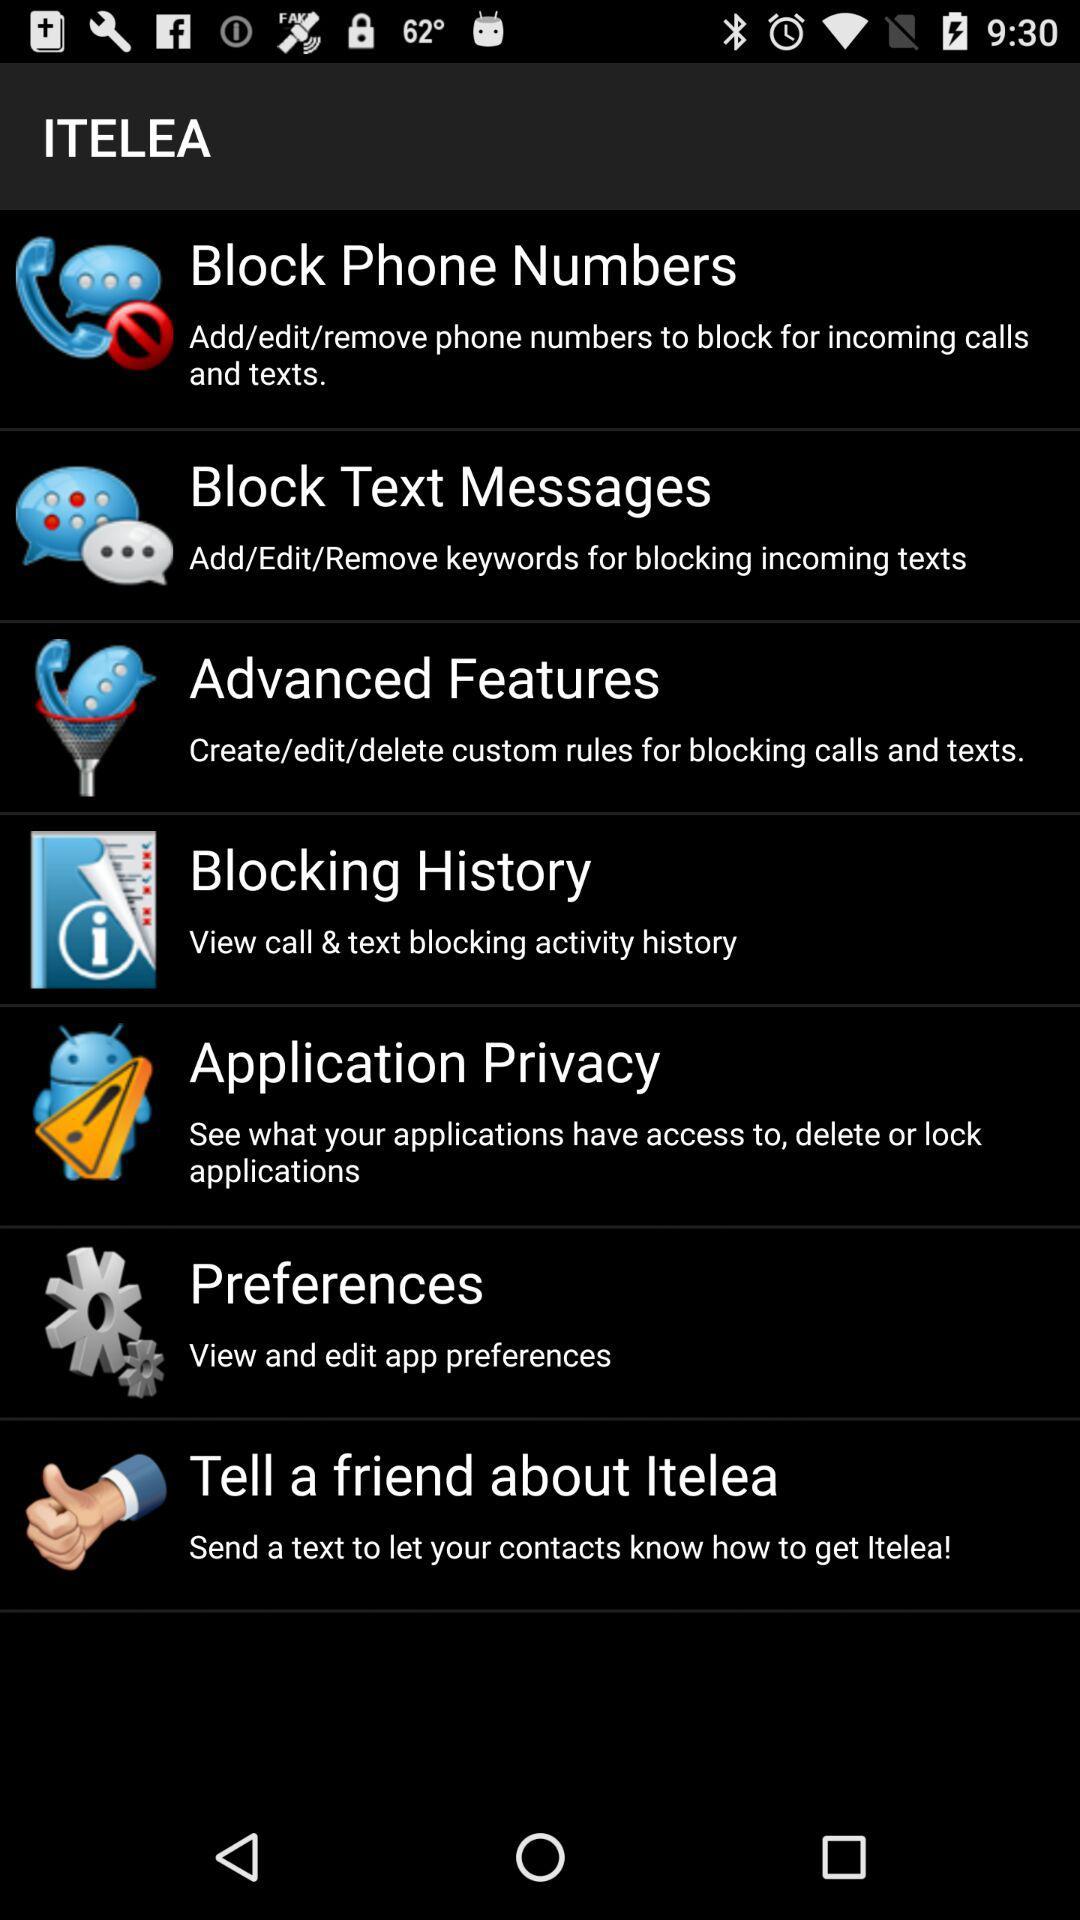  Describe the element at coordinates (625, 939) in the screenshot. I see `app below blocking history app` at that location.